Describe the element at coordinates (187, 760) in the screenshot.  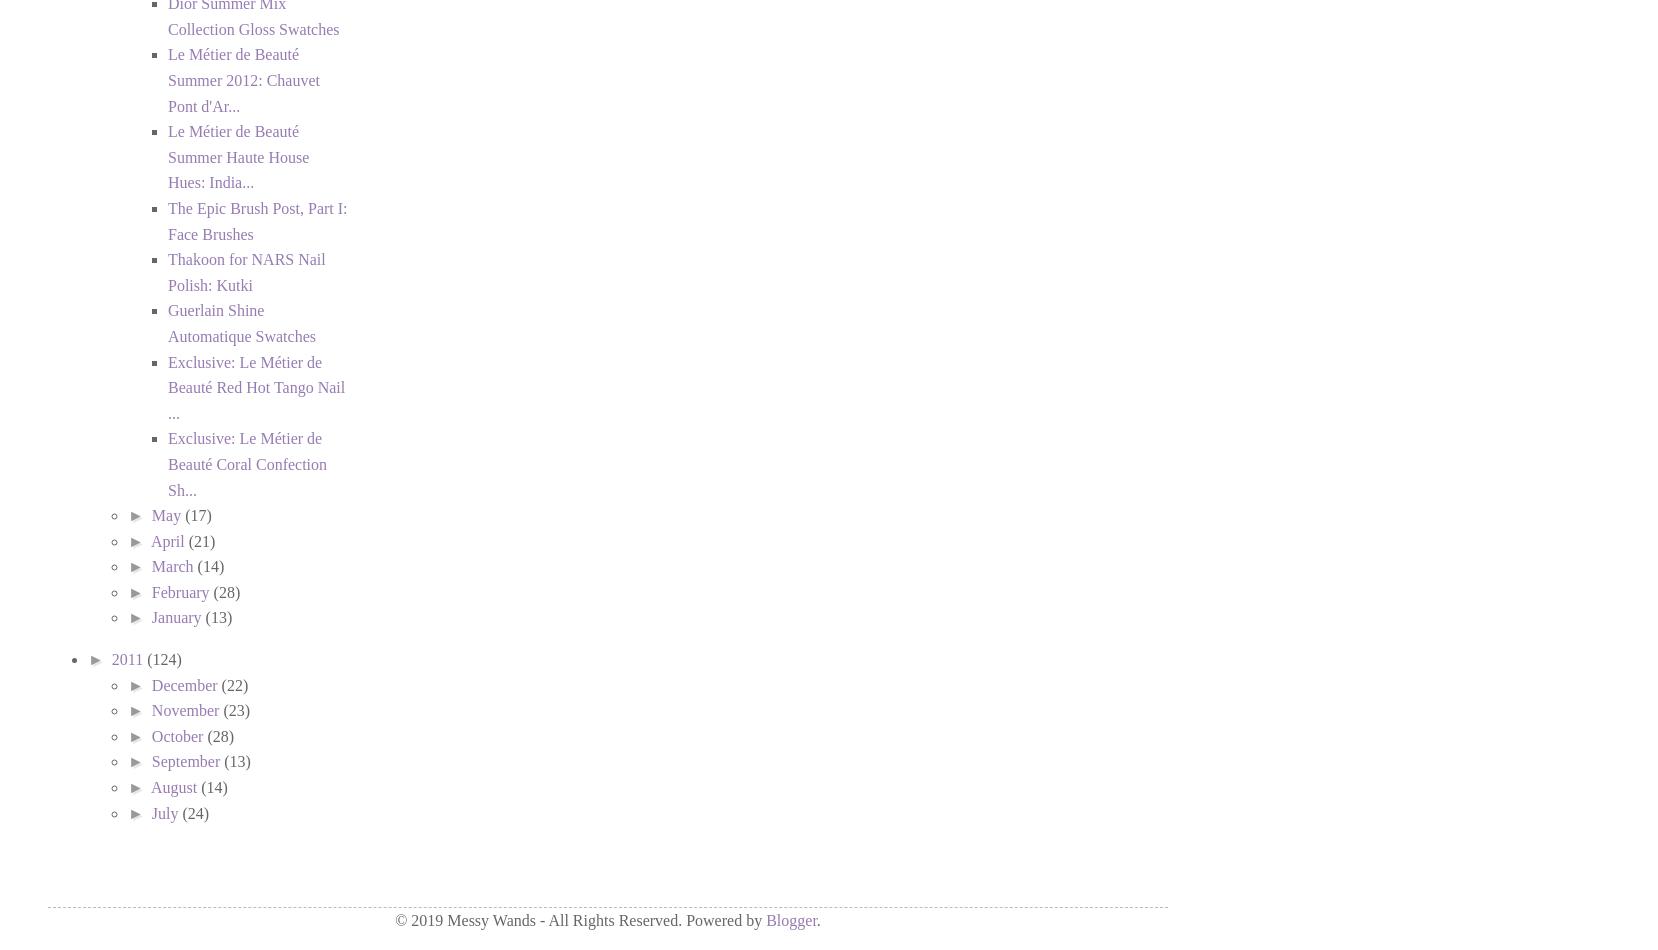
I see `'September'` at that location.